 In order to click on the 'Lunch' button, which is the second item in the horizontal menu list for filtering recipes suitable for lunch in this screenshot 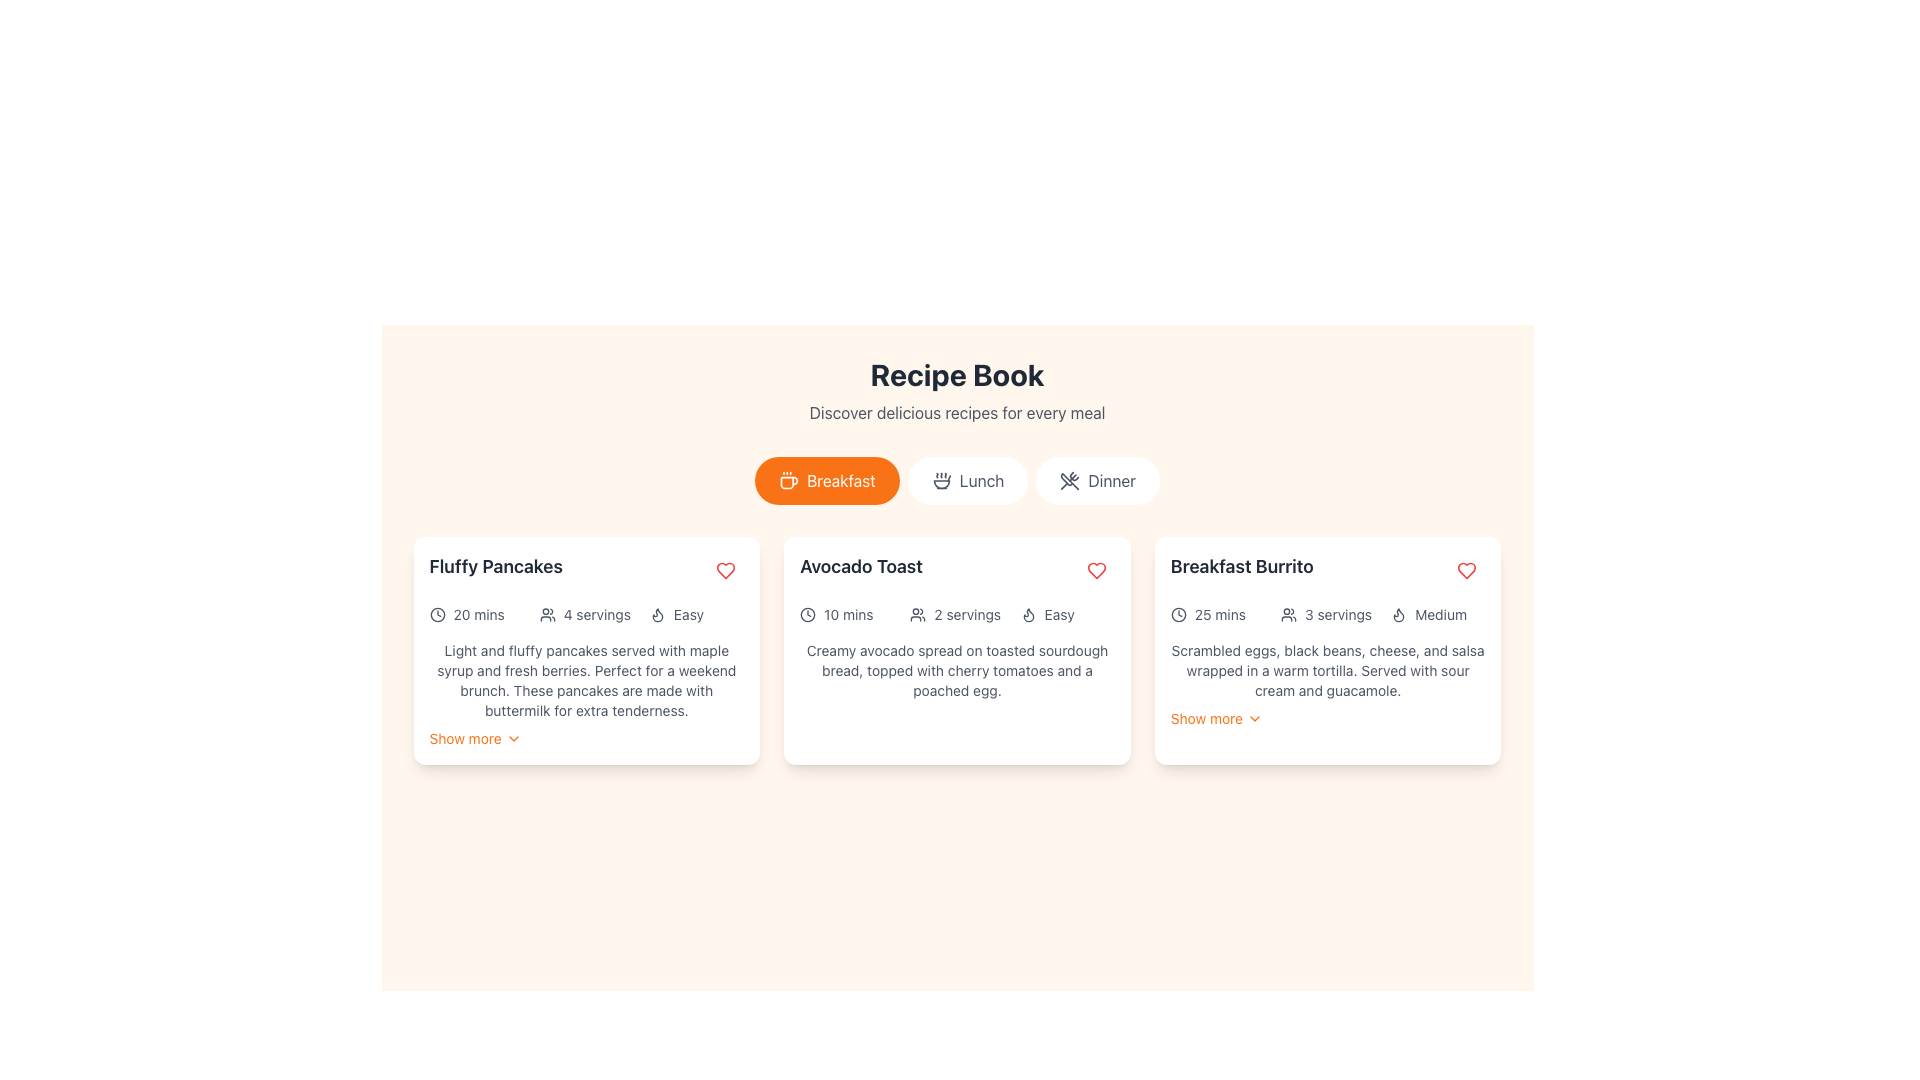, I will do `click(982, 481)`.